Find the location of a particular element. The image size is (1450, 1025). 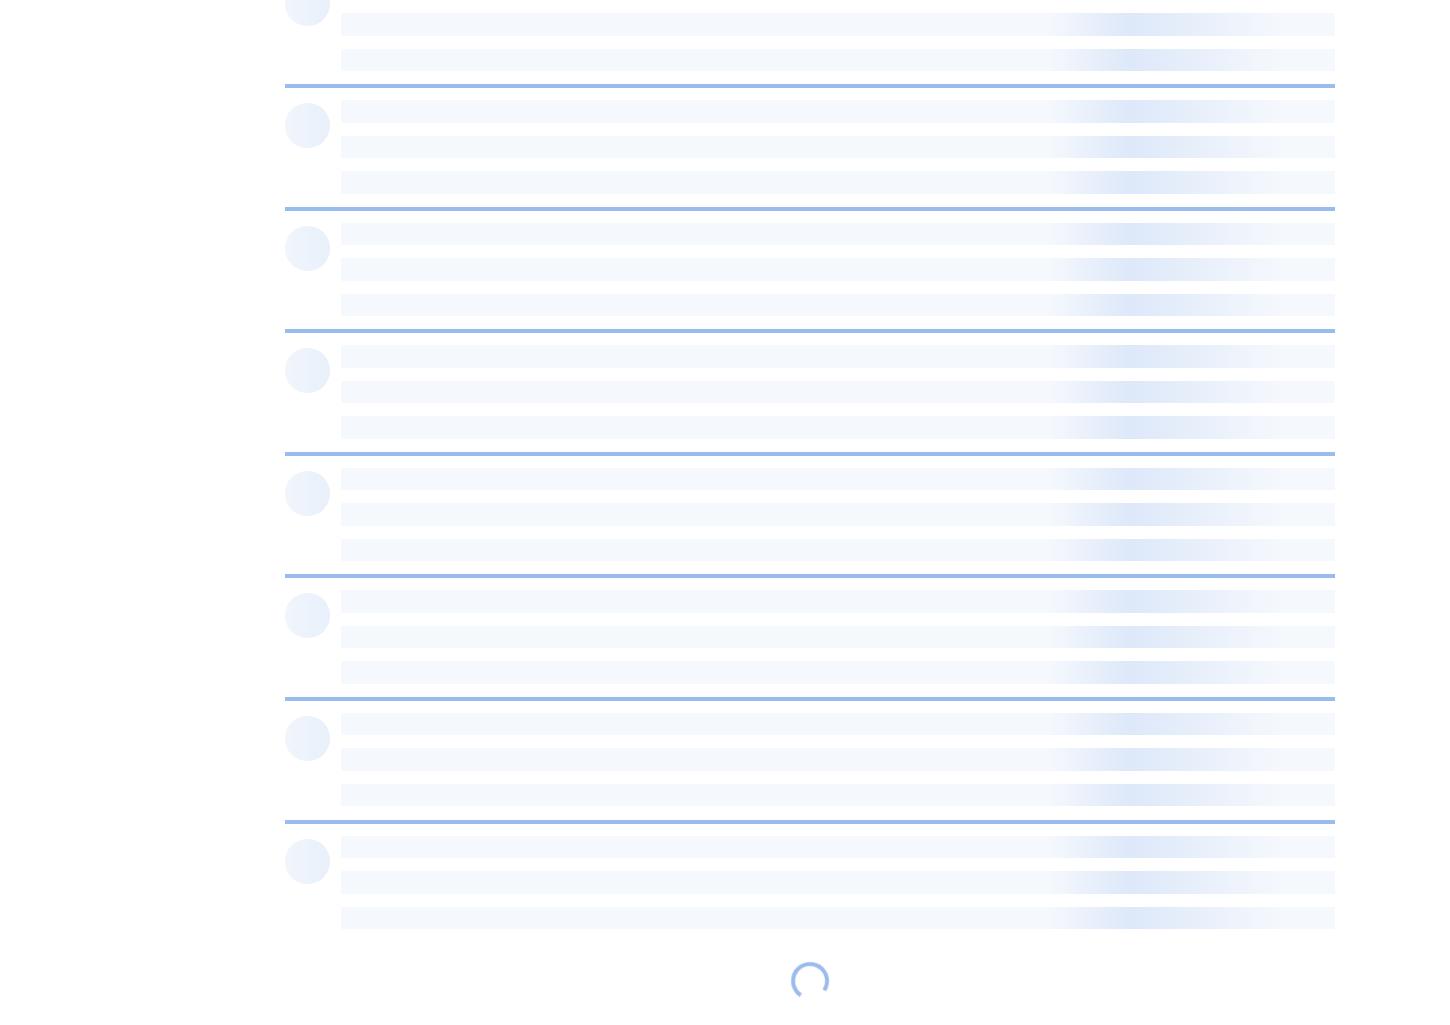

'sb56637:' is located at coordinates (420, 345).